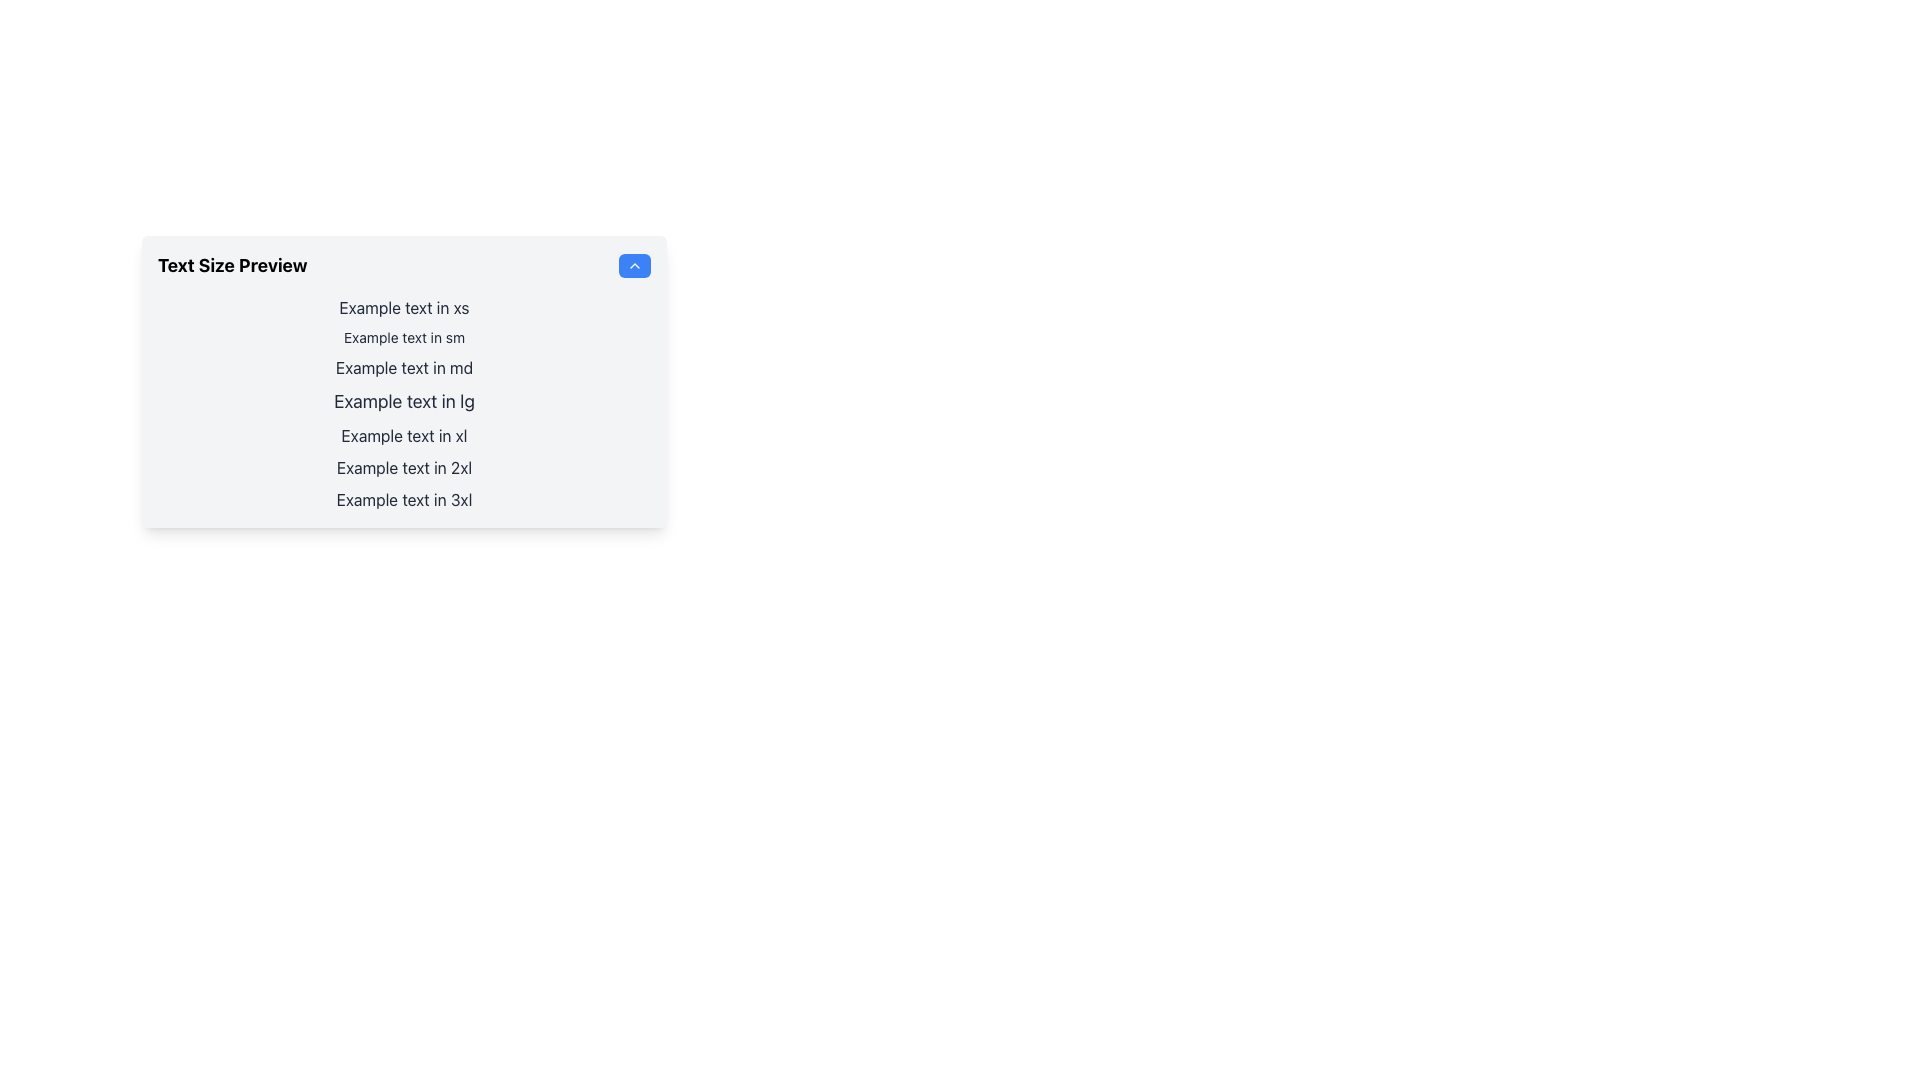 The height and width of the screenshot is (1080, 1920). What do you see at coordinates (633, 265) in the screenshot?
I see `the upward-pointing chevron icon, which is a minimalist triangle shape in white against a blue circular background, located in the upper-right corner of the card holding text size previews` at bounding box center [633, 265].